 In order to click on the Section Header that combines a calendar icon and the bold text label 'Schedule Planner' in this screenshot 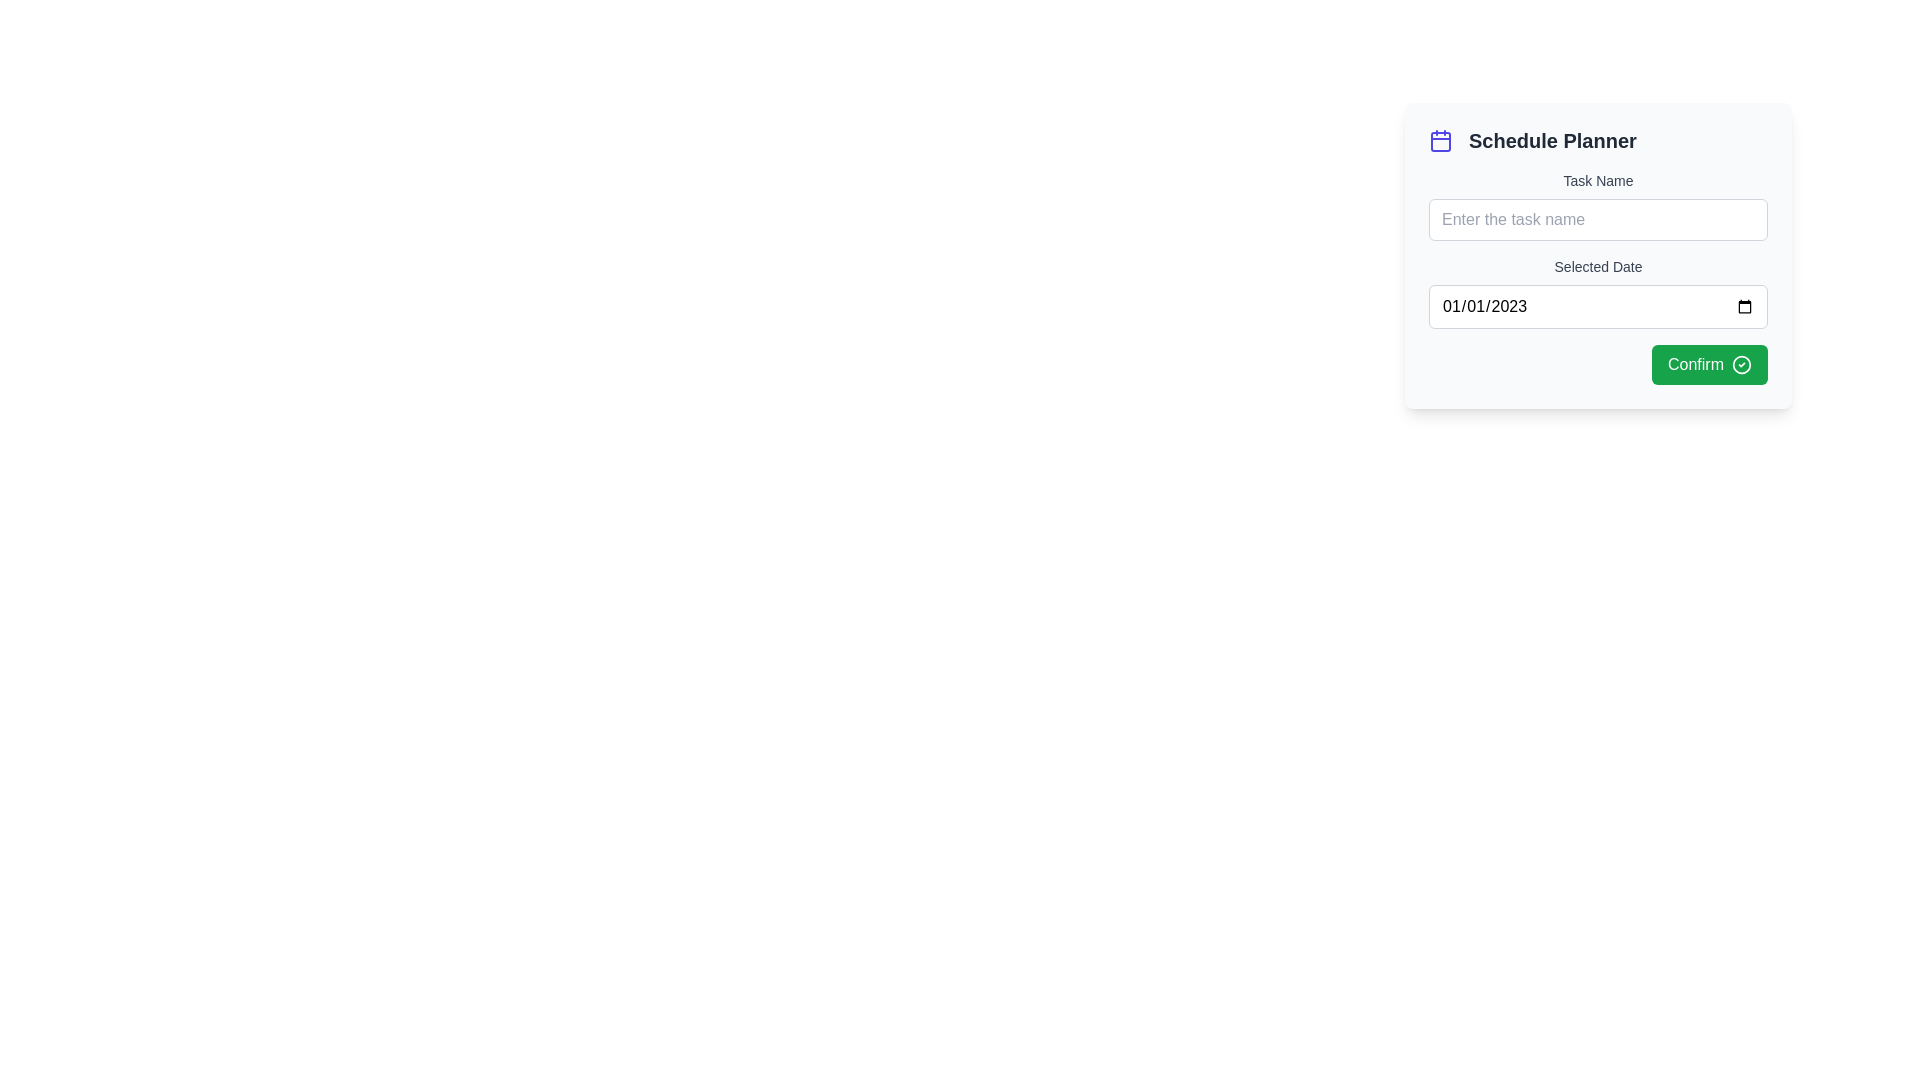, I will do `click(1597, 140)`.